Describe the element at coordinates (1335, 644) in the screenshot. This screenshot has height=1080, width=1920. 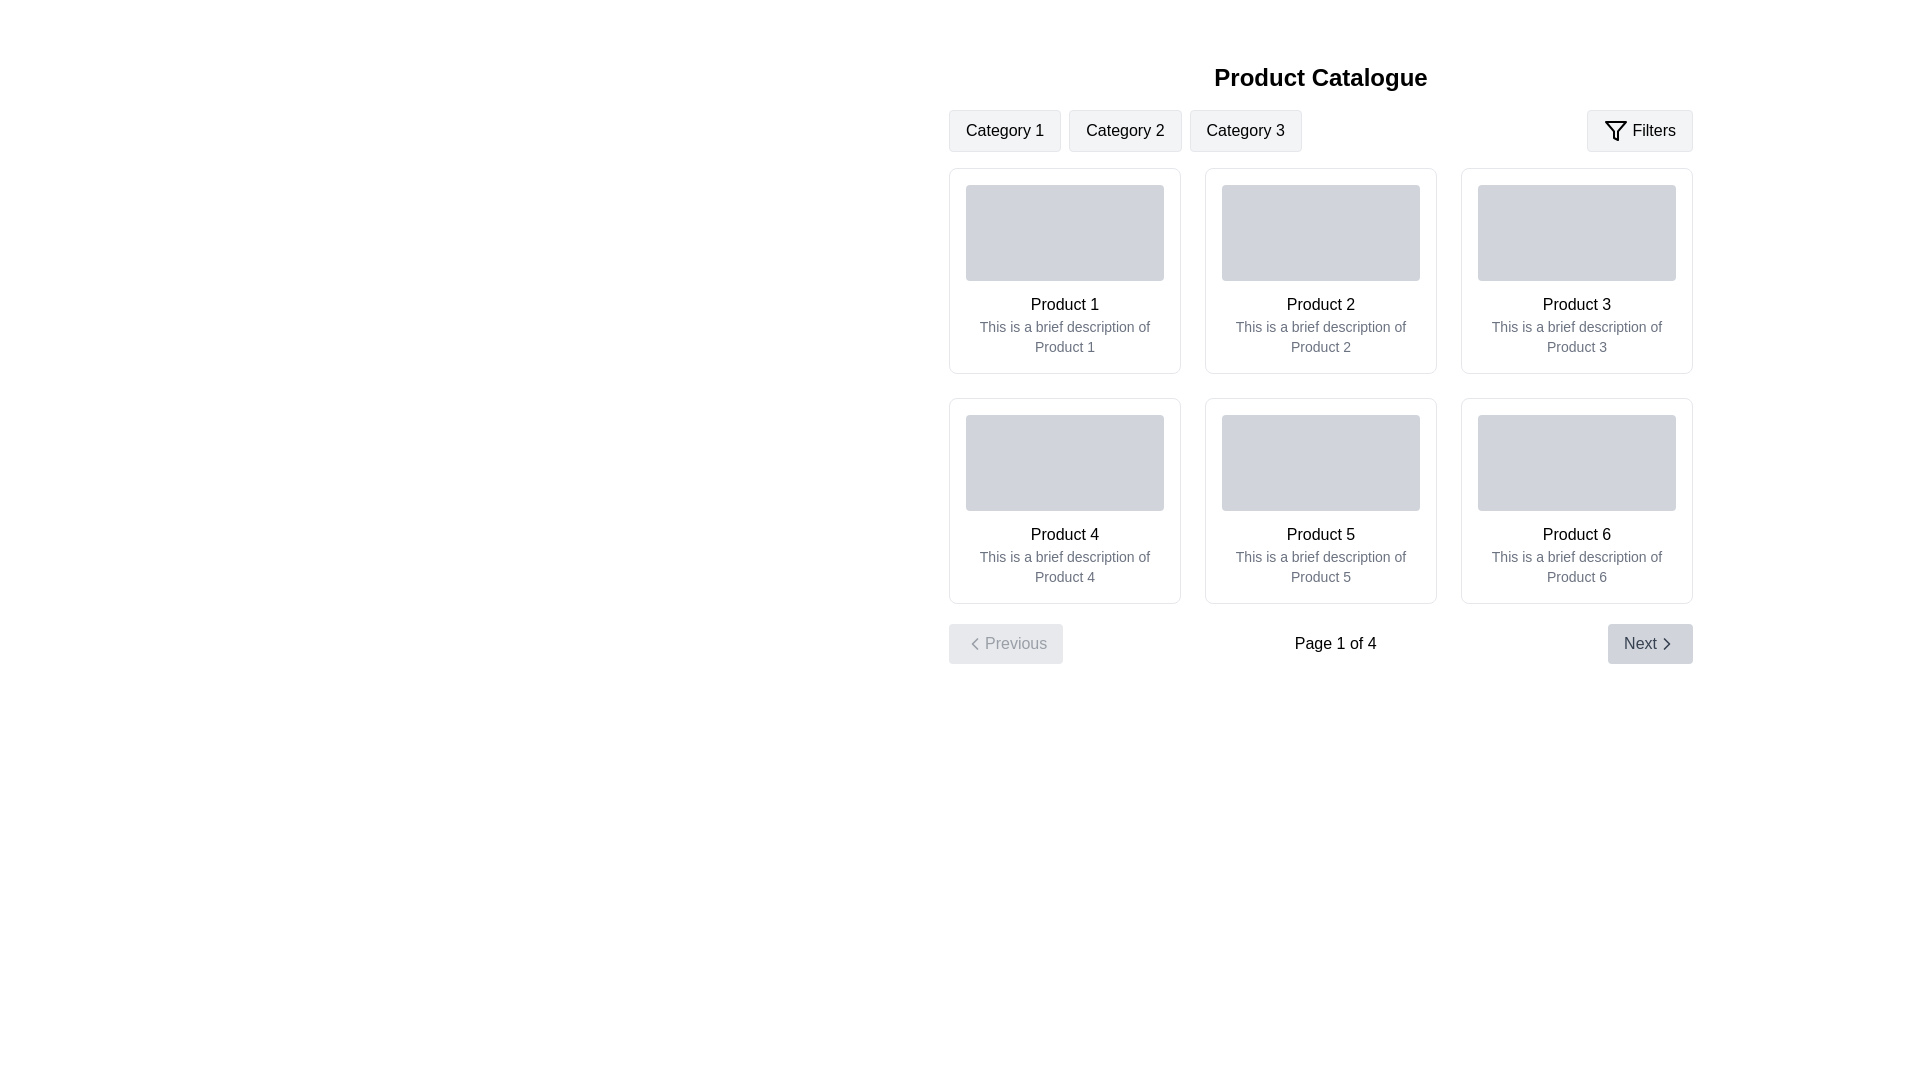
I see `the static text label that indicates the current page number and total pages in the pagination system, located in the navigation control bar at the bottom` at that location.